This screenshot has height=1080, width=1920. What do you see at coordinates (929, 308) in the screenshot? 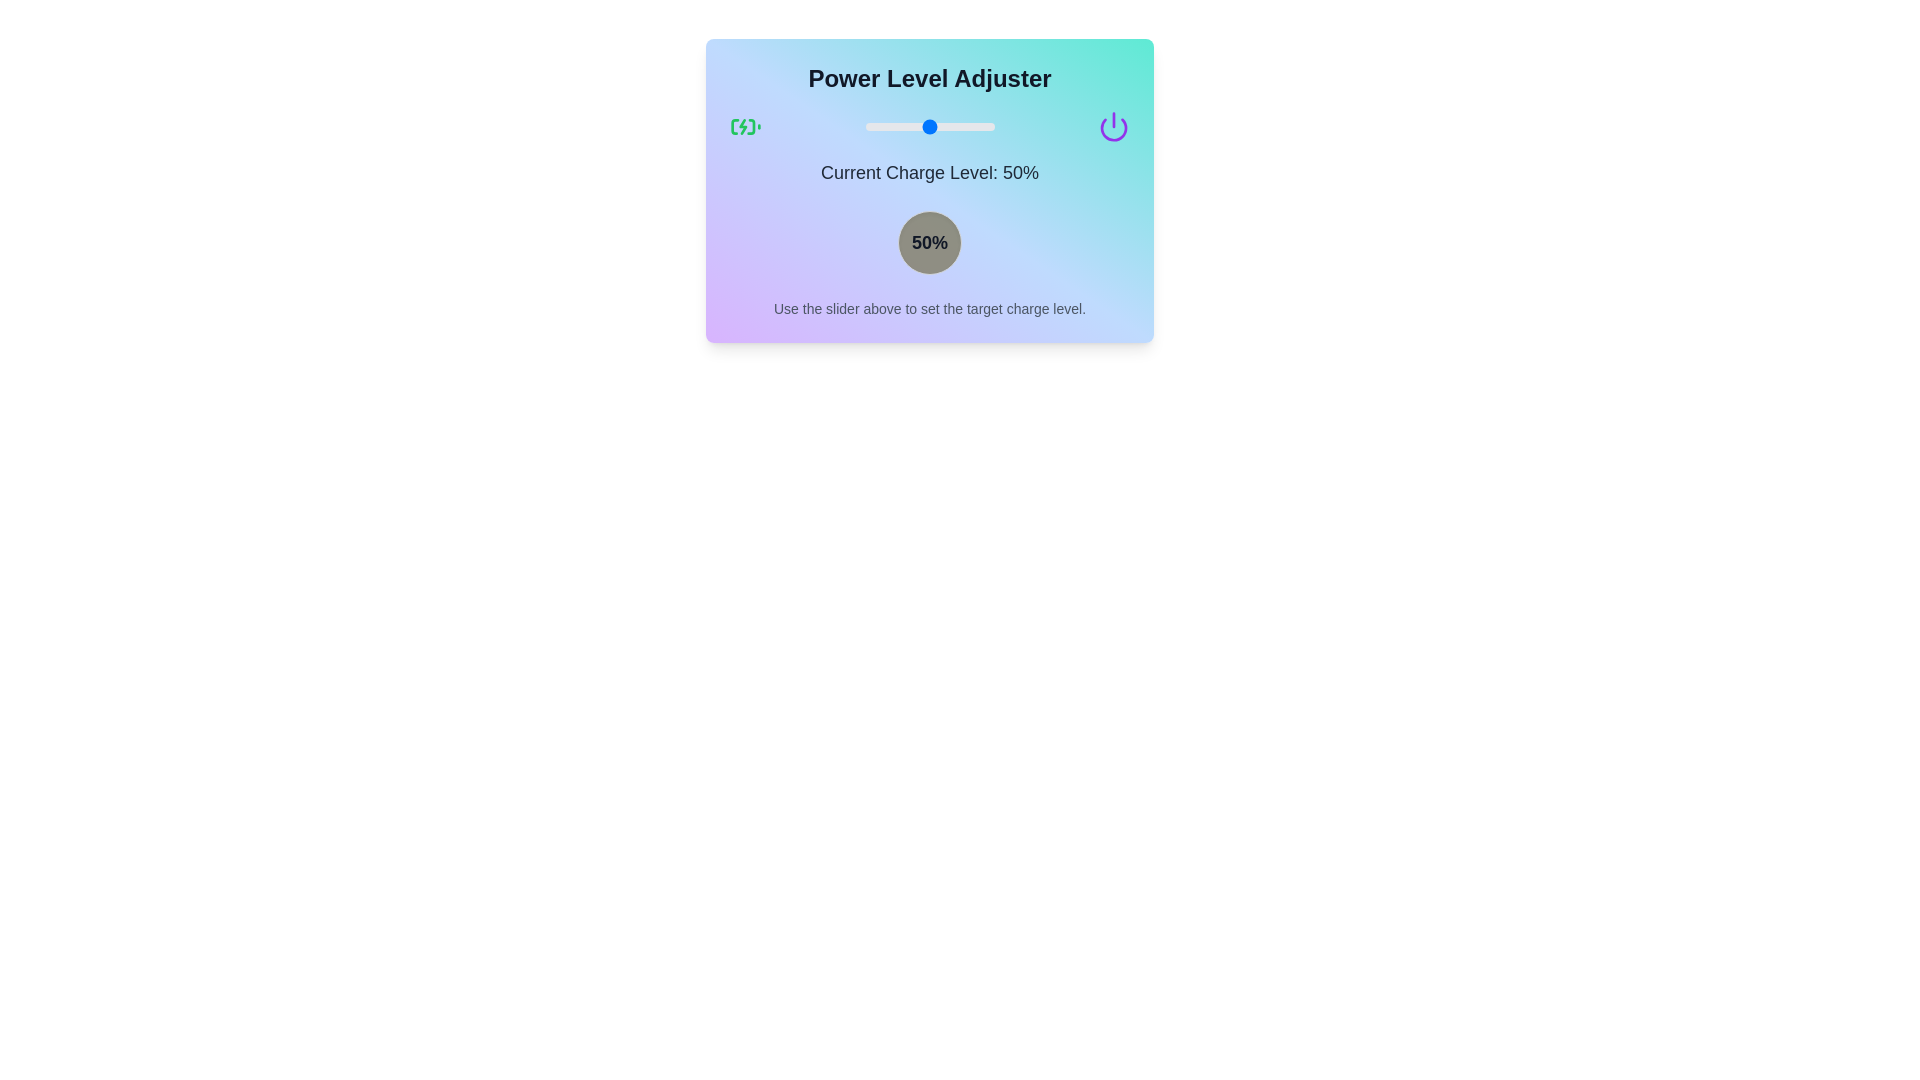
I see `the text label that reads 'Use the slider above to set the target charge level.', which is positioned at the bottom of the card, below the circular indicator showing '50%'` at bounding box center [929, 308].